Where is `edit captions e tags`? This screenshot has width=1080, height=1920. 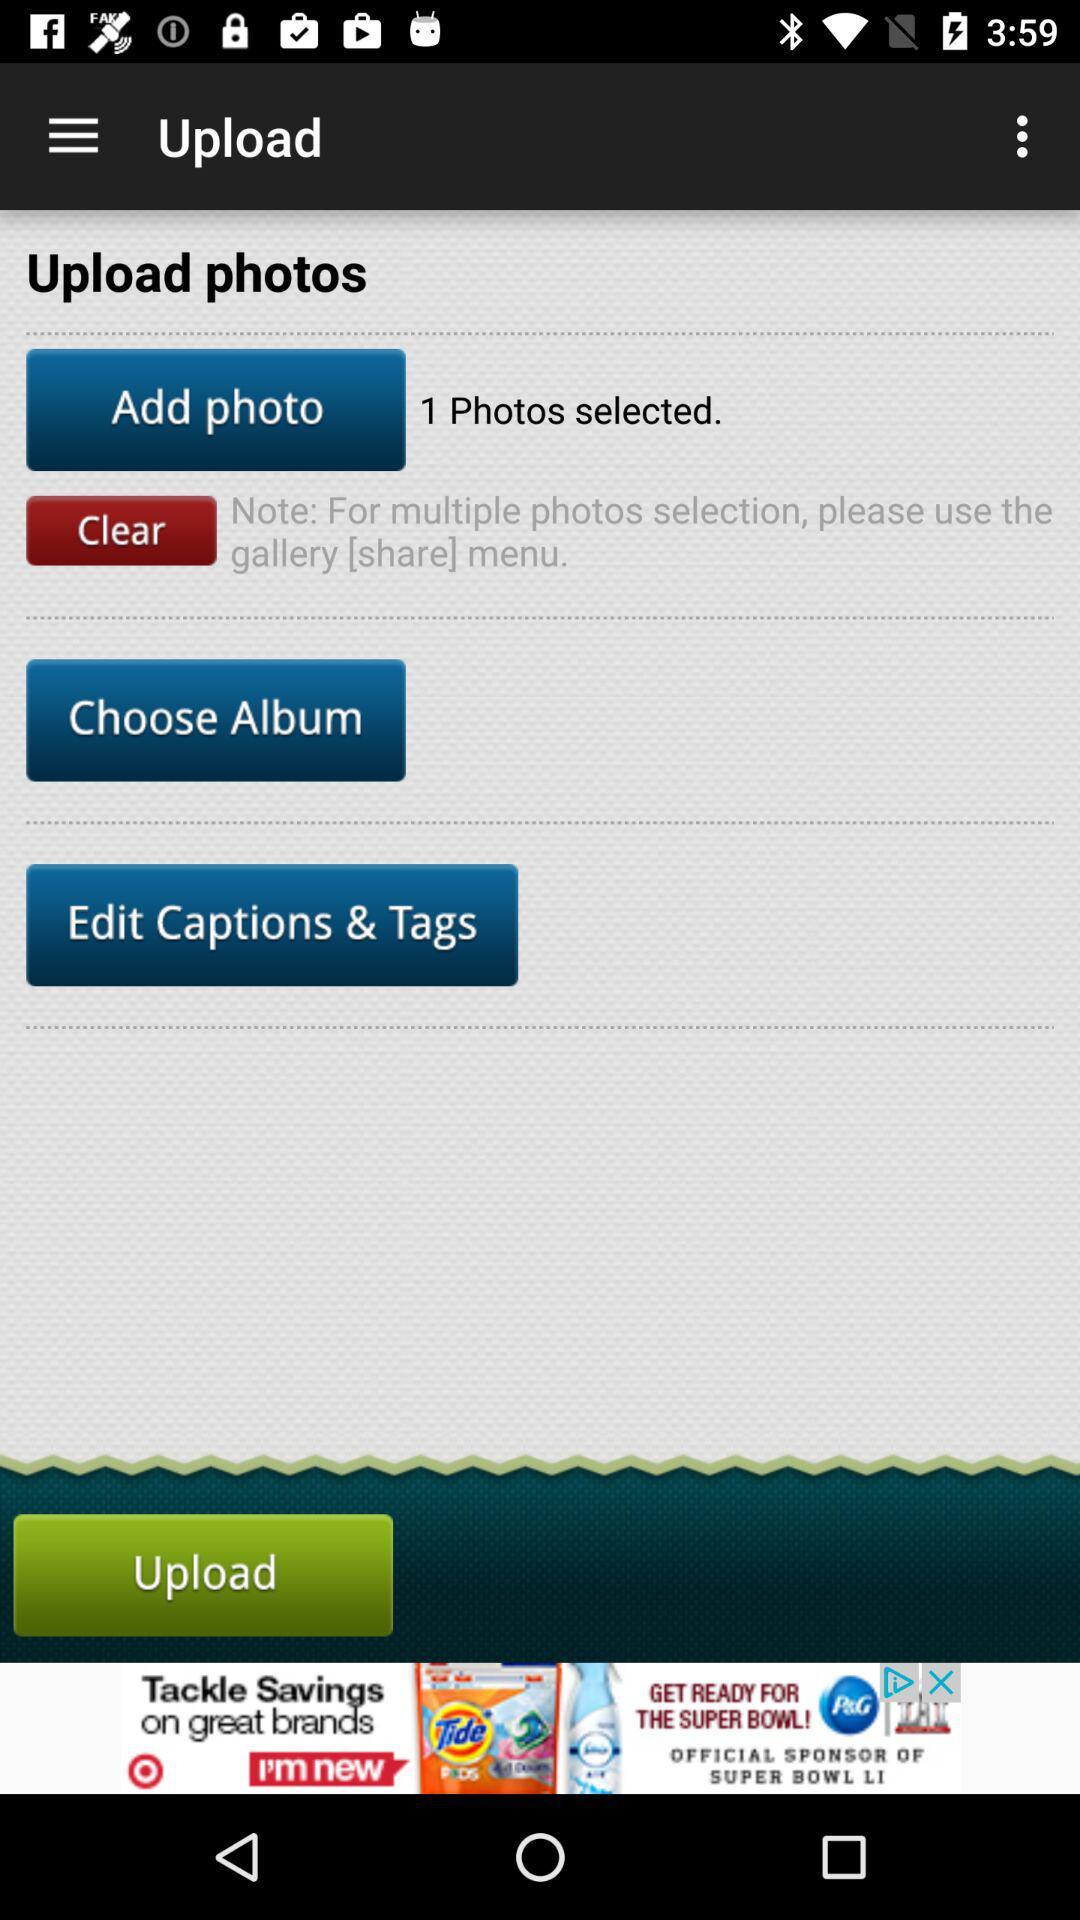 edit captions e tags is located at coordinates (272, 924).